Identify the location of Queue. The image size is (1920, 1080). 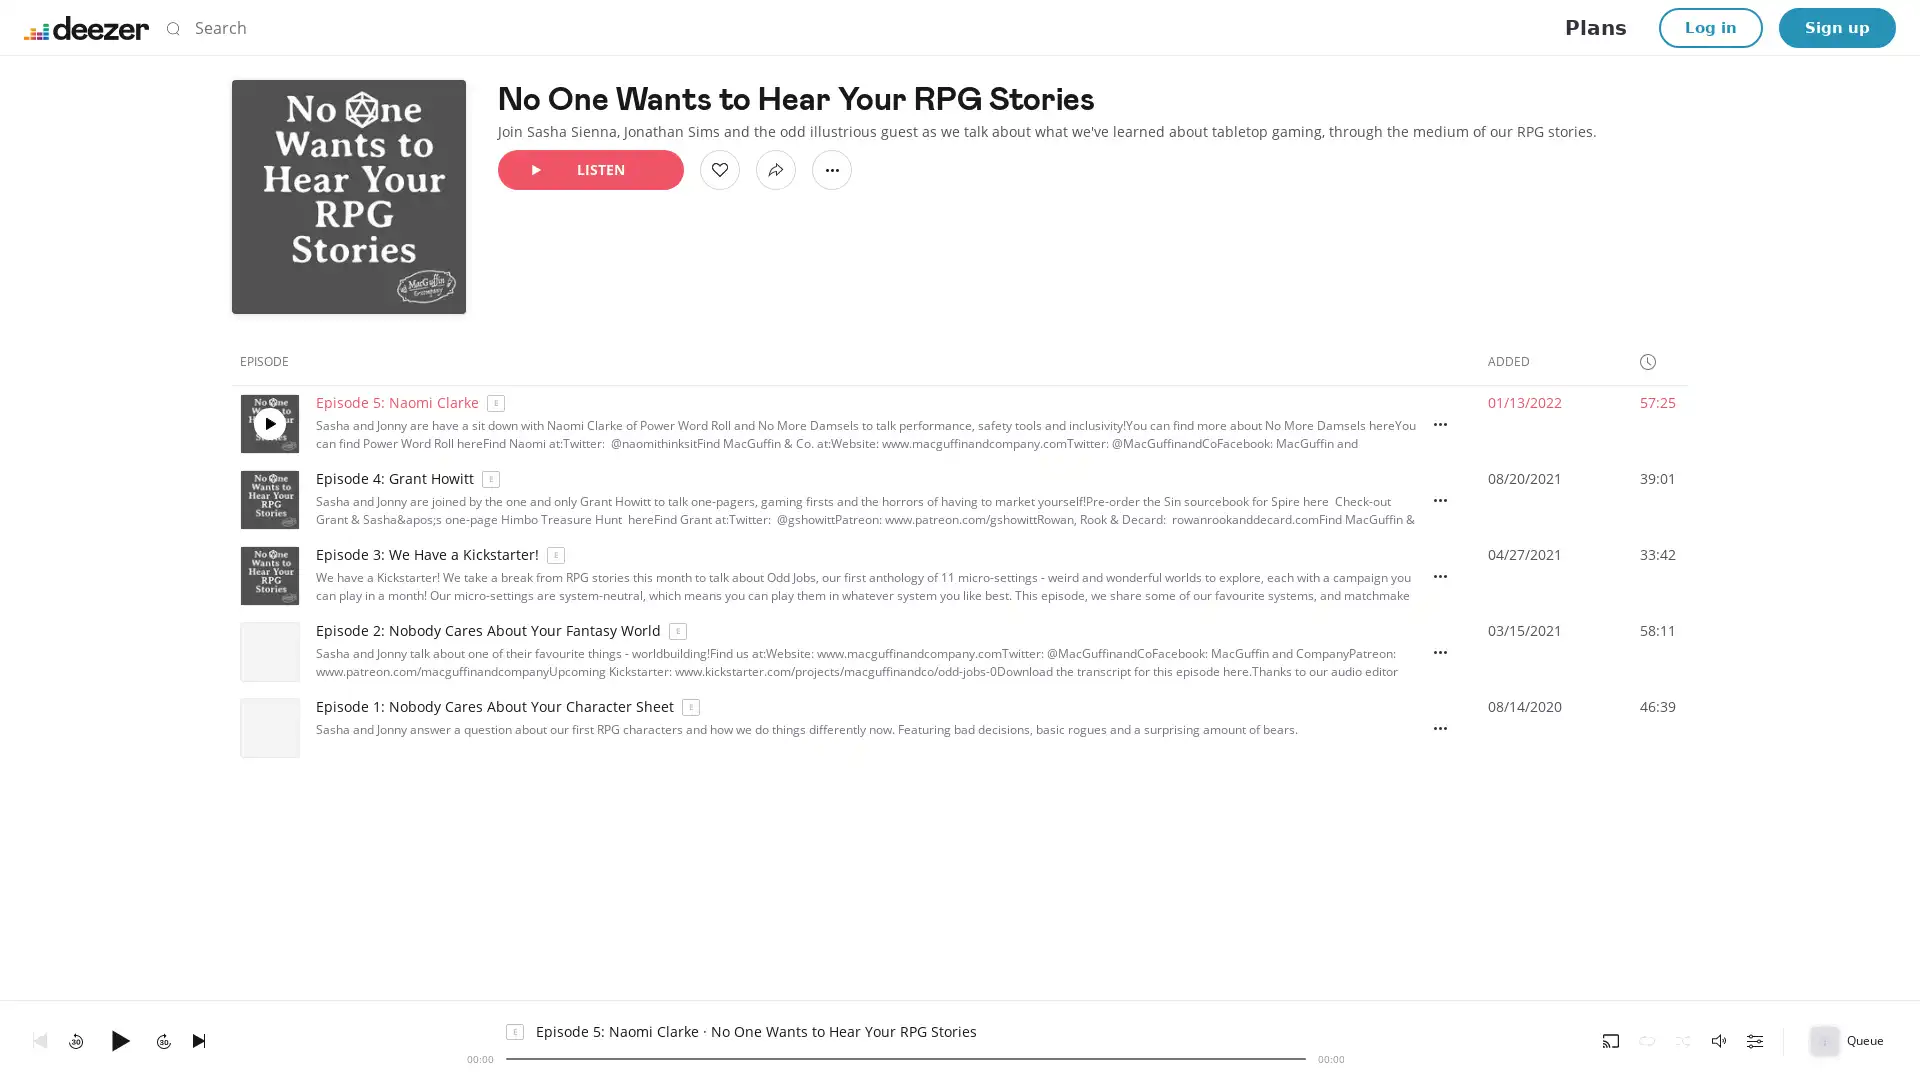
(1848, 1039).